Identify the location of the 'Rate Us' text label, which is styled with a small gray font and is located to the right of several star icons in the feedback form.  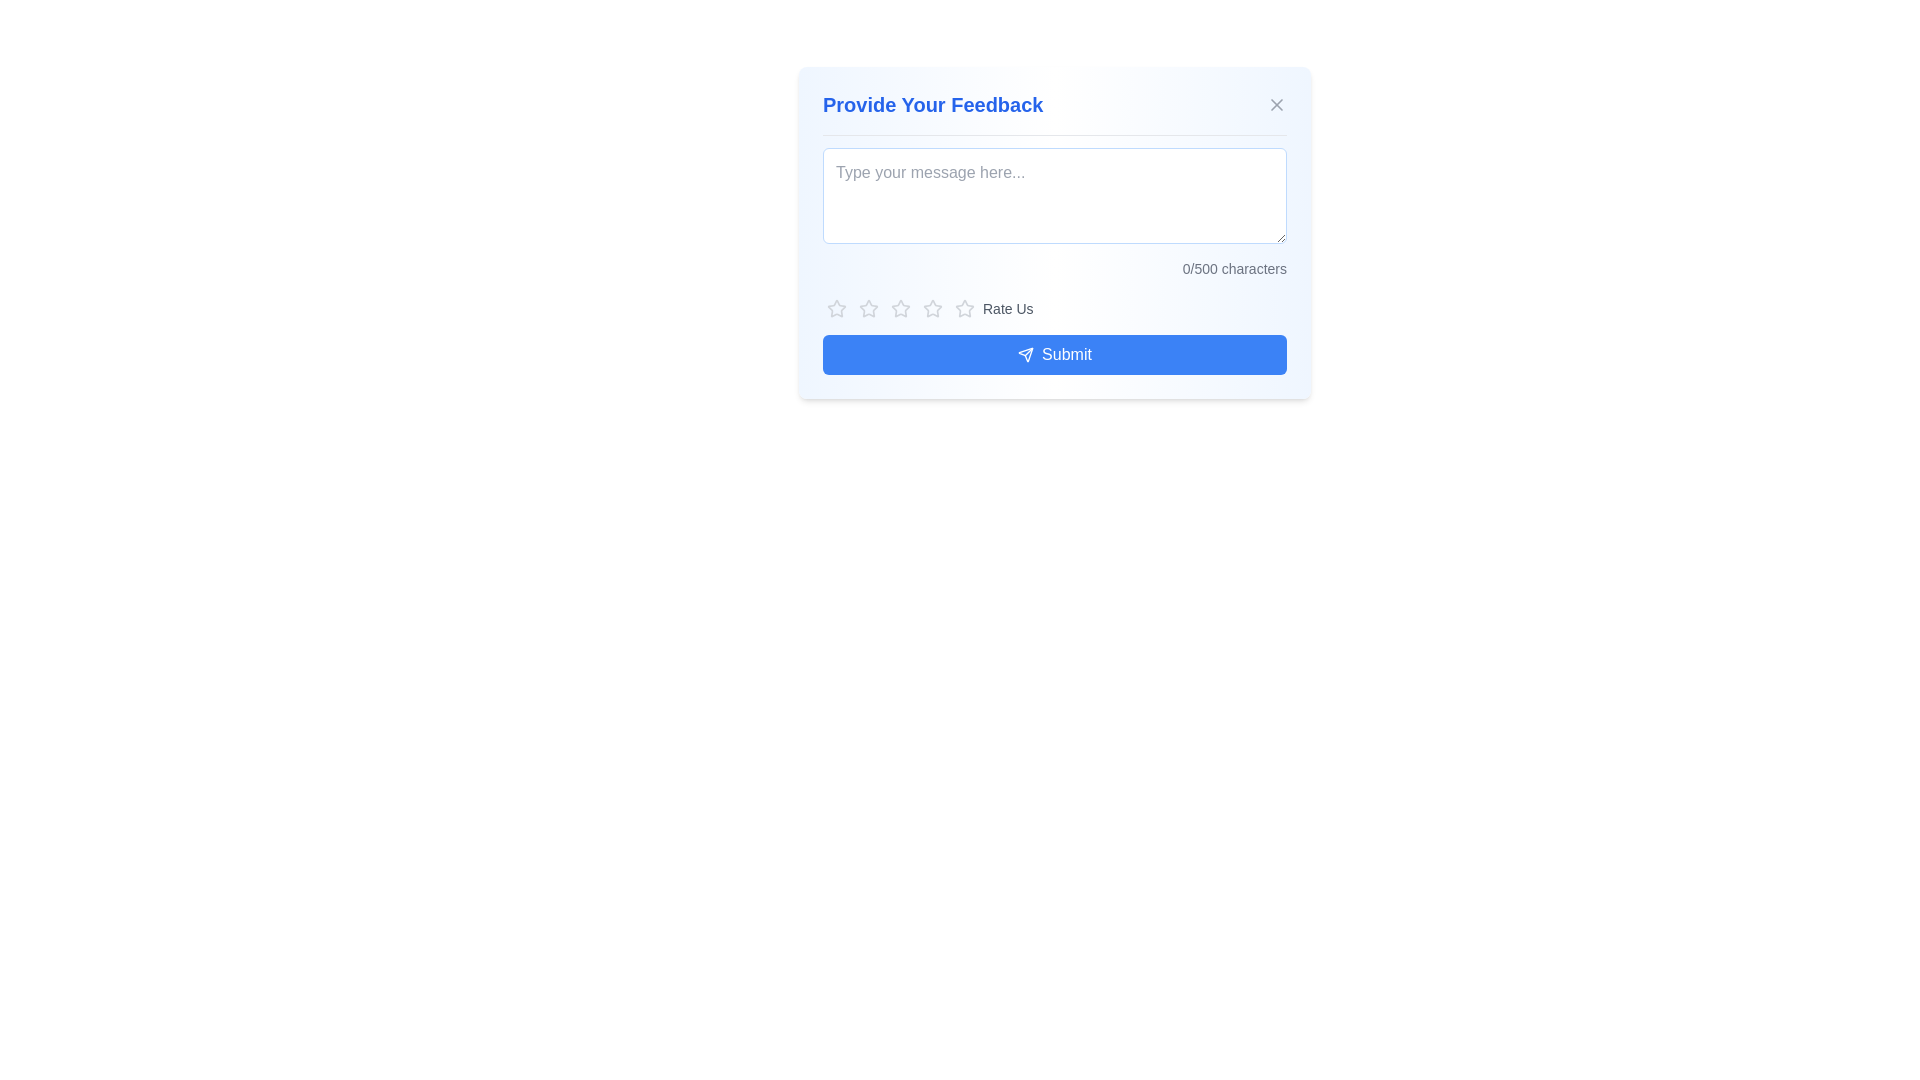
(1008, 308).